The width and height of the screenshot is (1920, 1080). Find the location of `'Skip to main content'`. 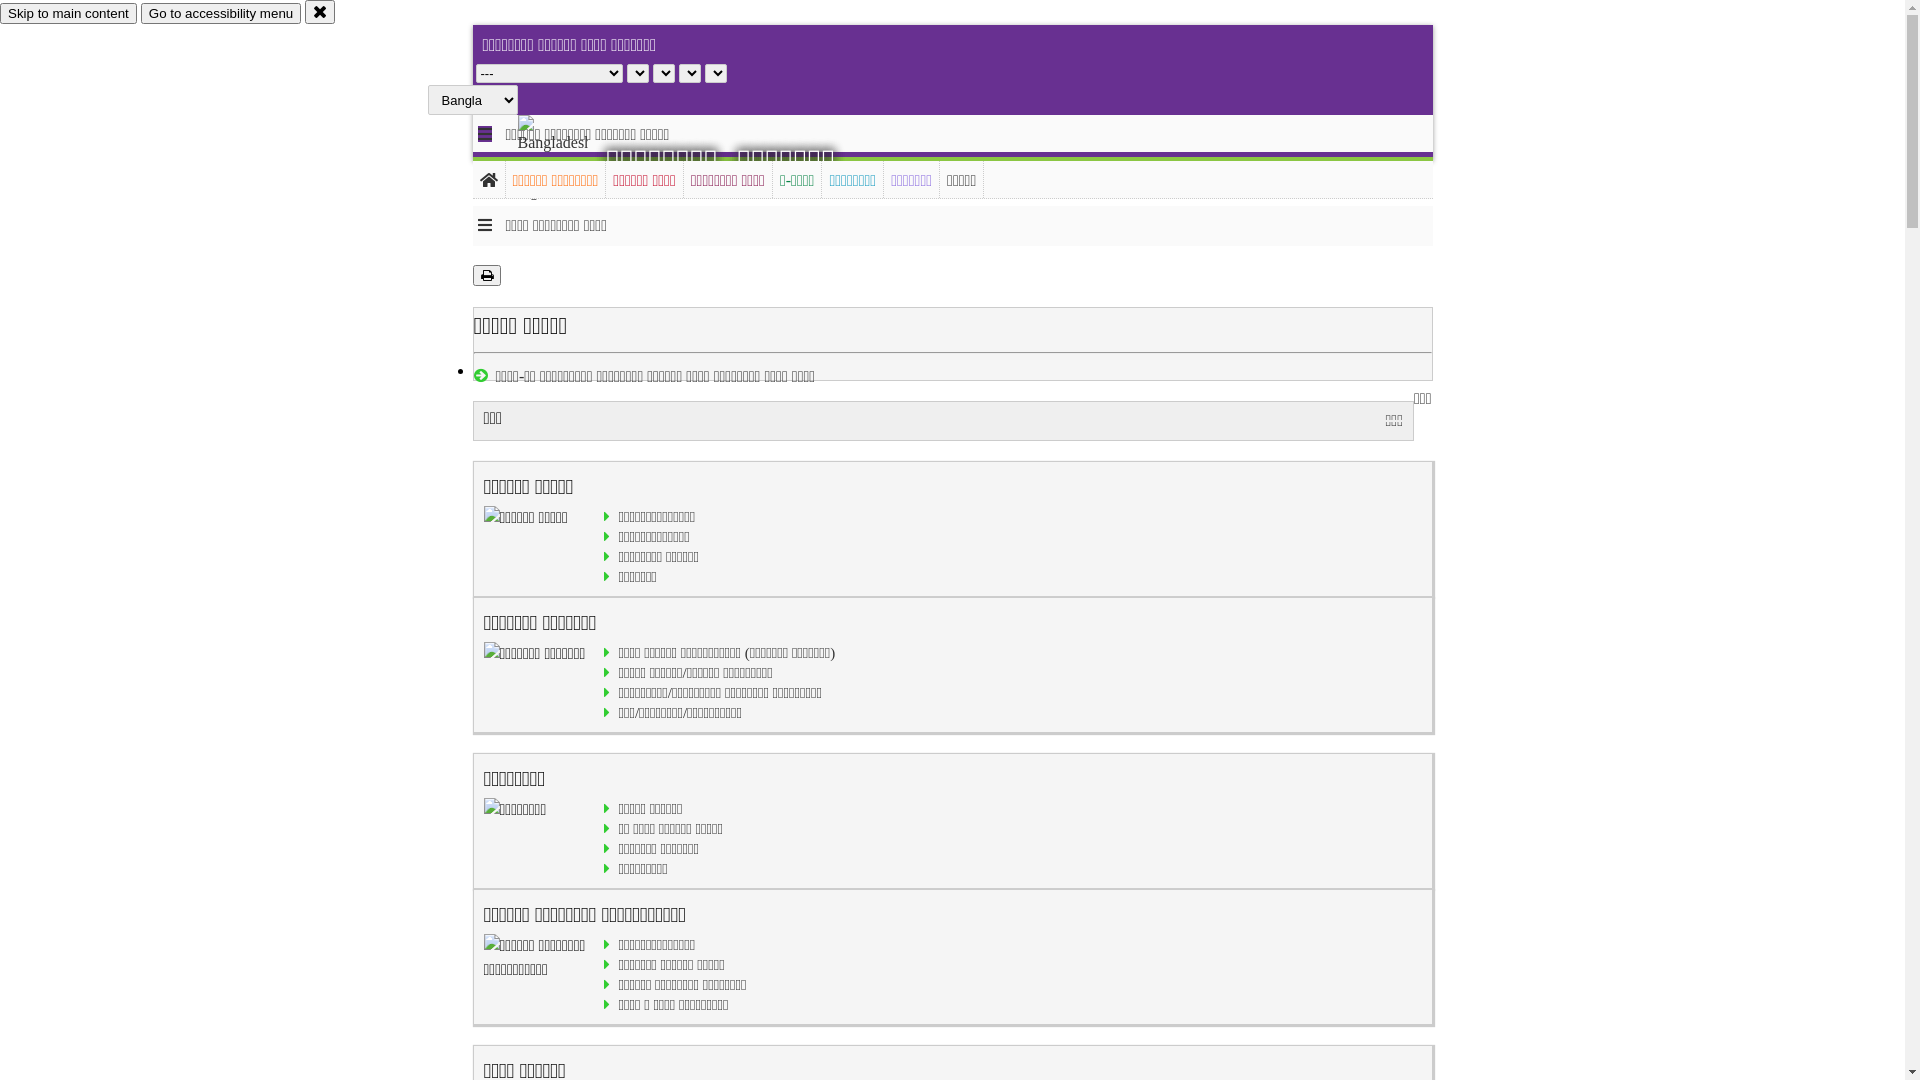

'Skip to main content' is located at coordinates (68, 13).